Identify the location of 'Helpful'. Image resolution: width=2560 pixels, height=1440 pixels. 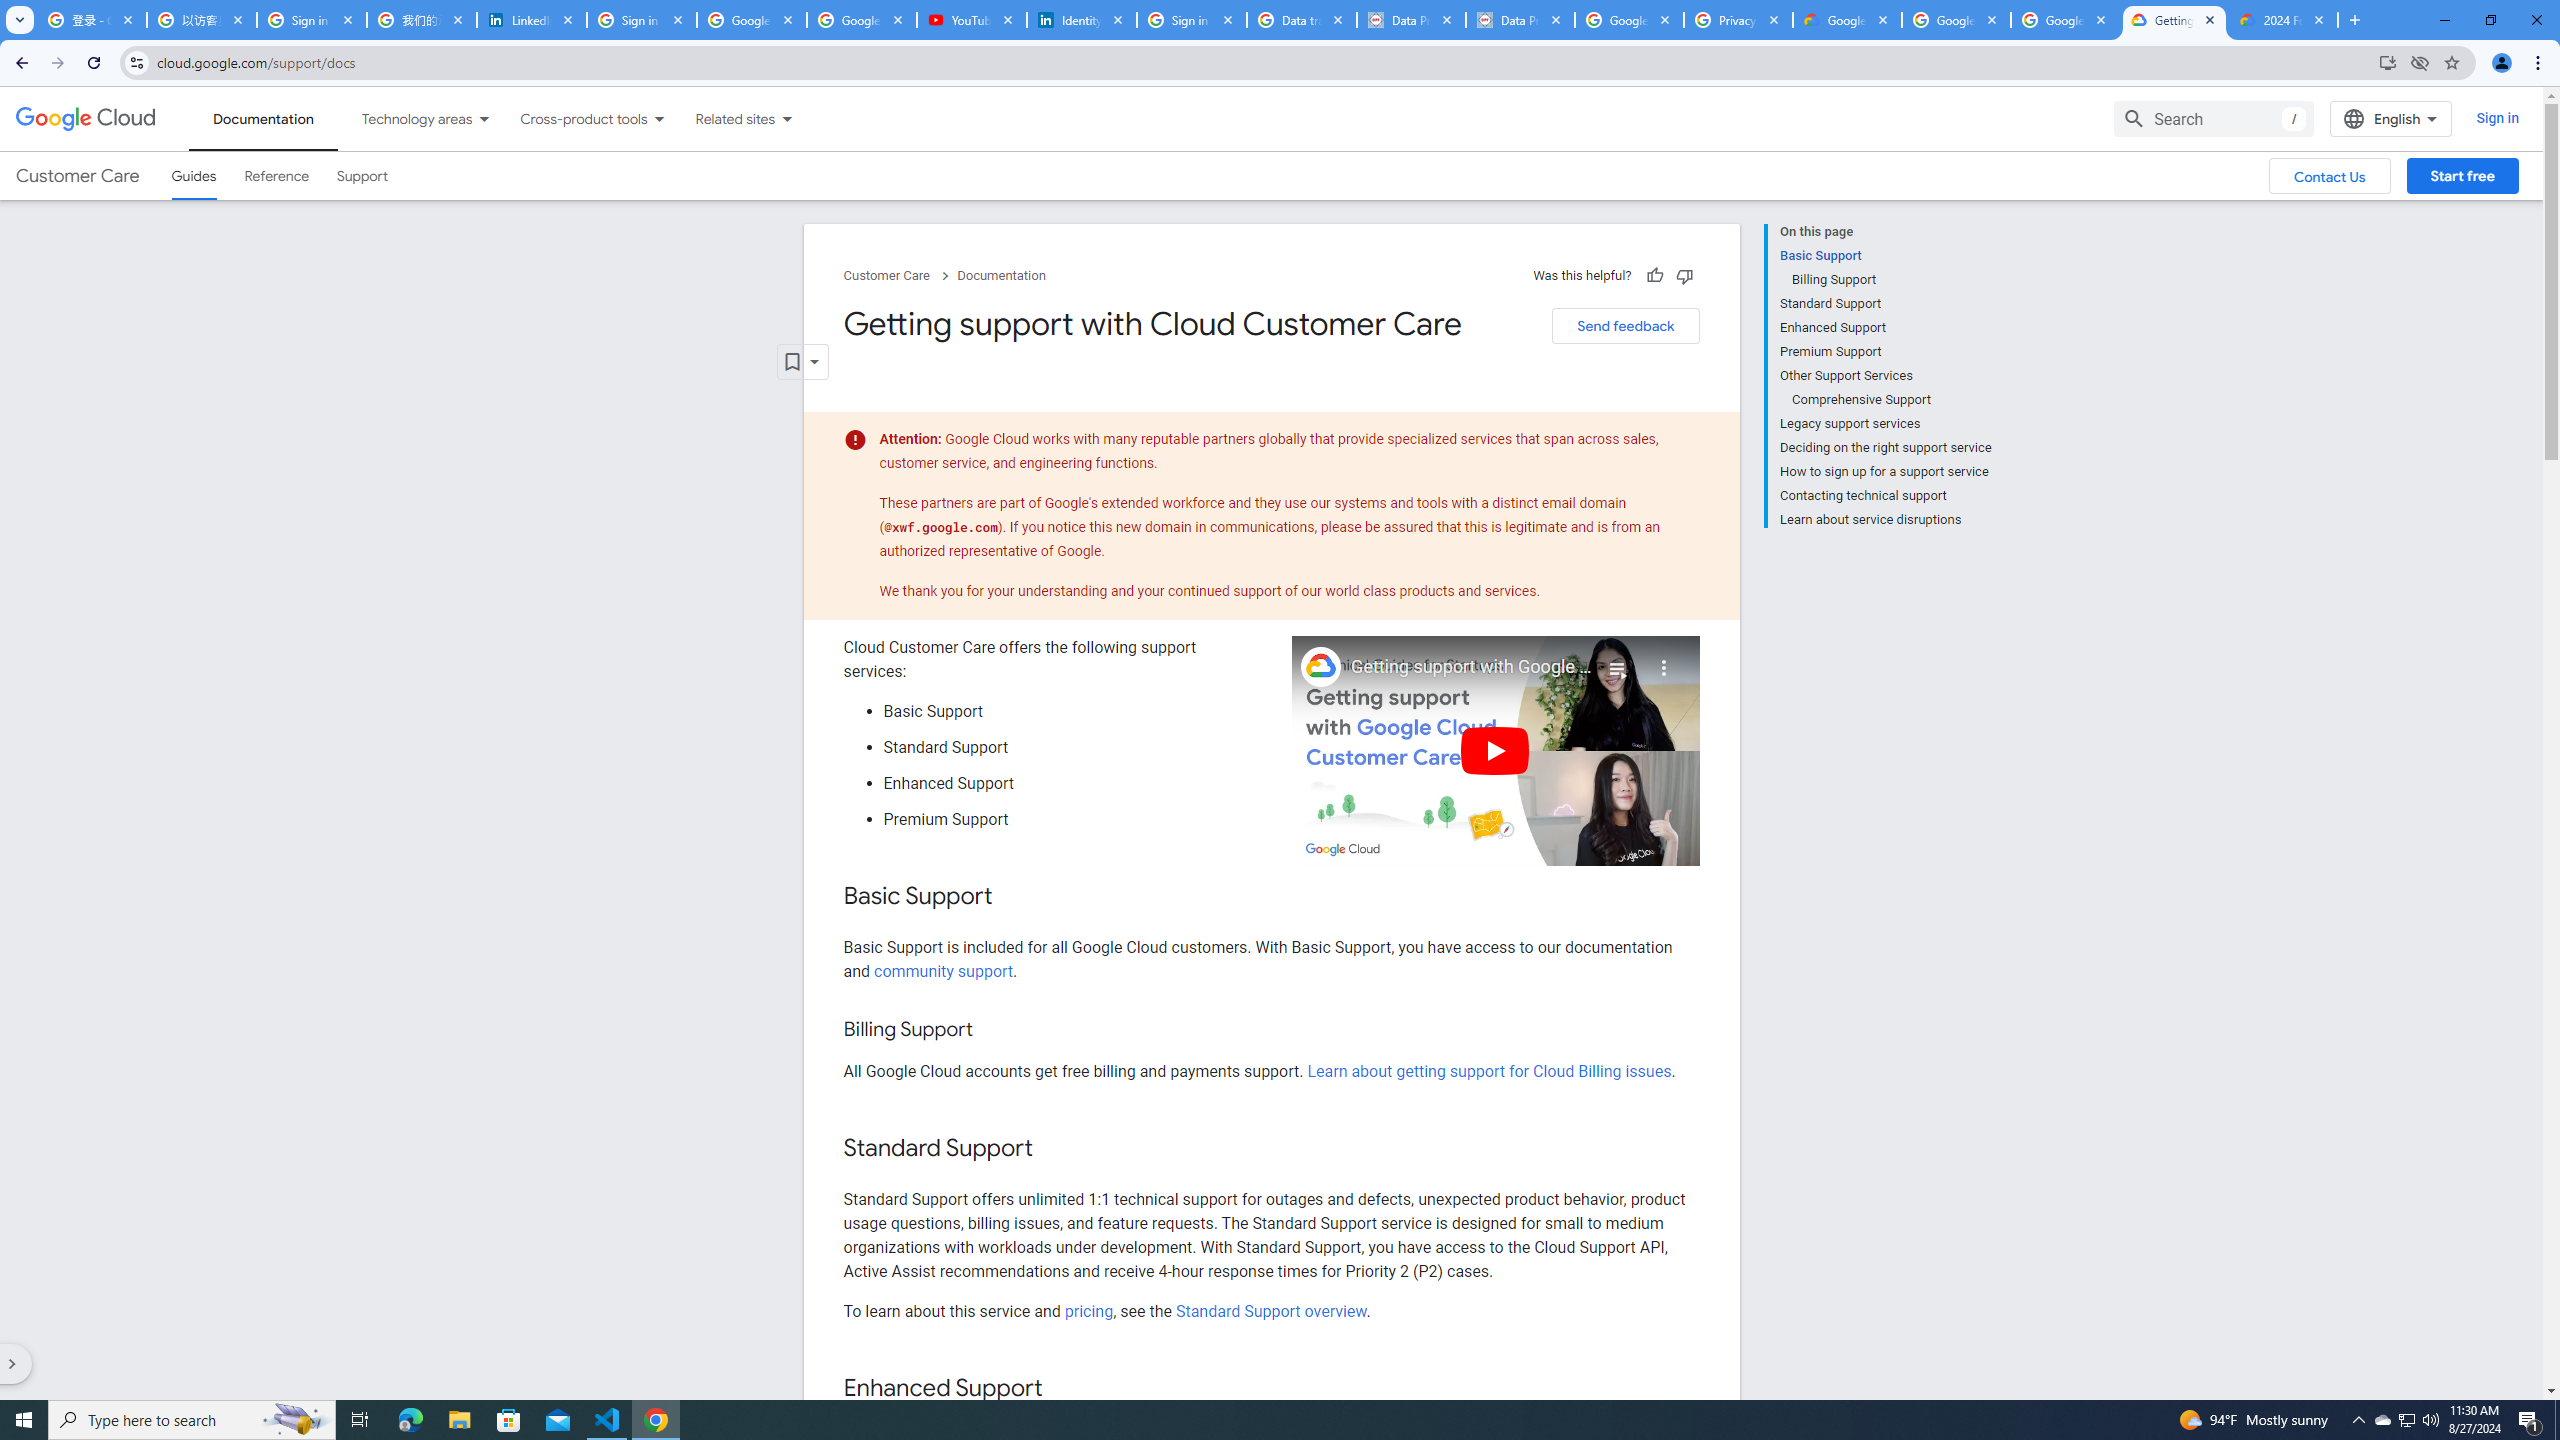
(1652, 275).